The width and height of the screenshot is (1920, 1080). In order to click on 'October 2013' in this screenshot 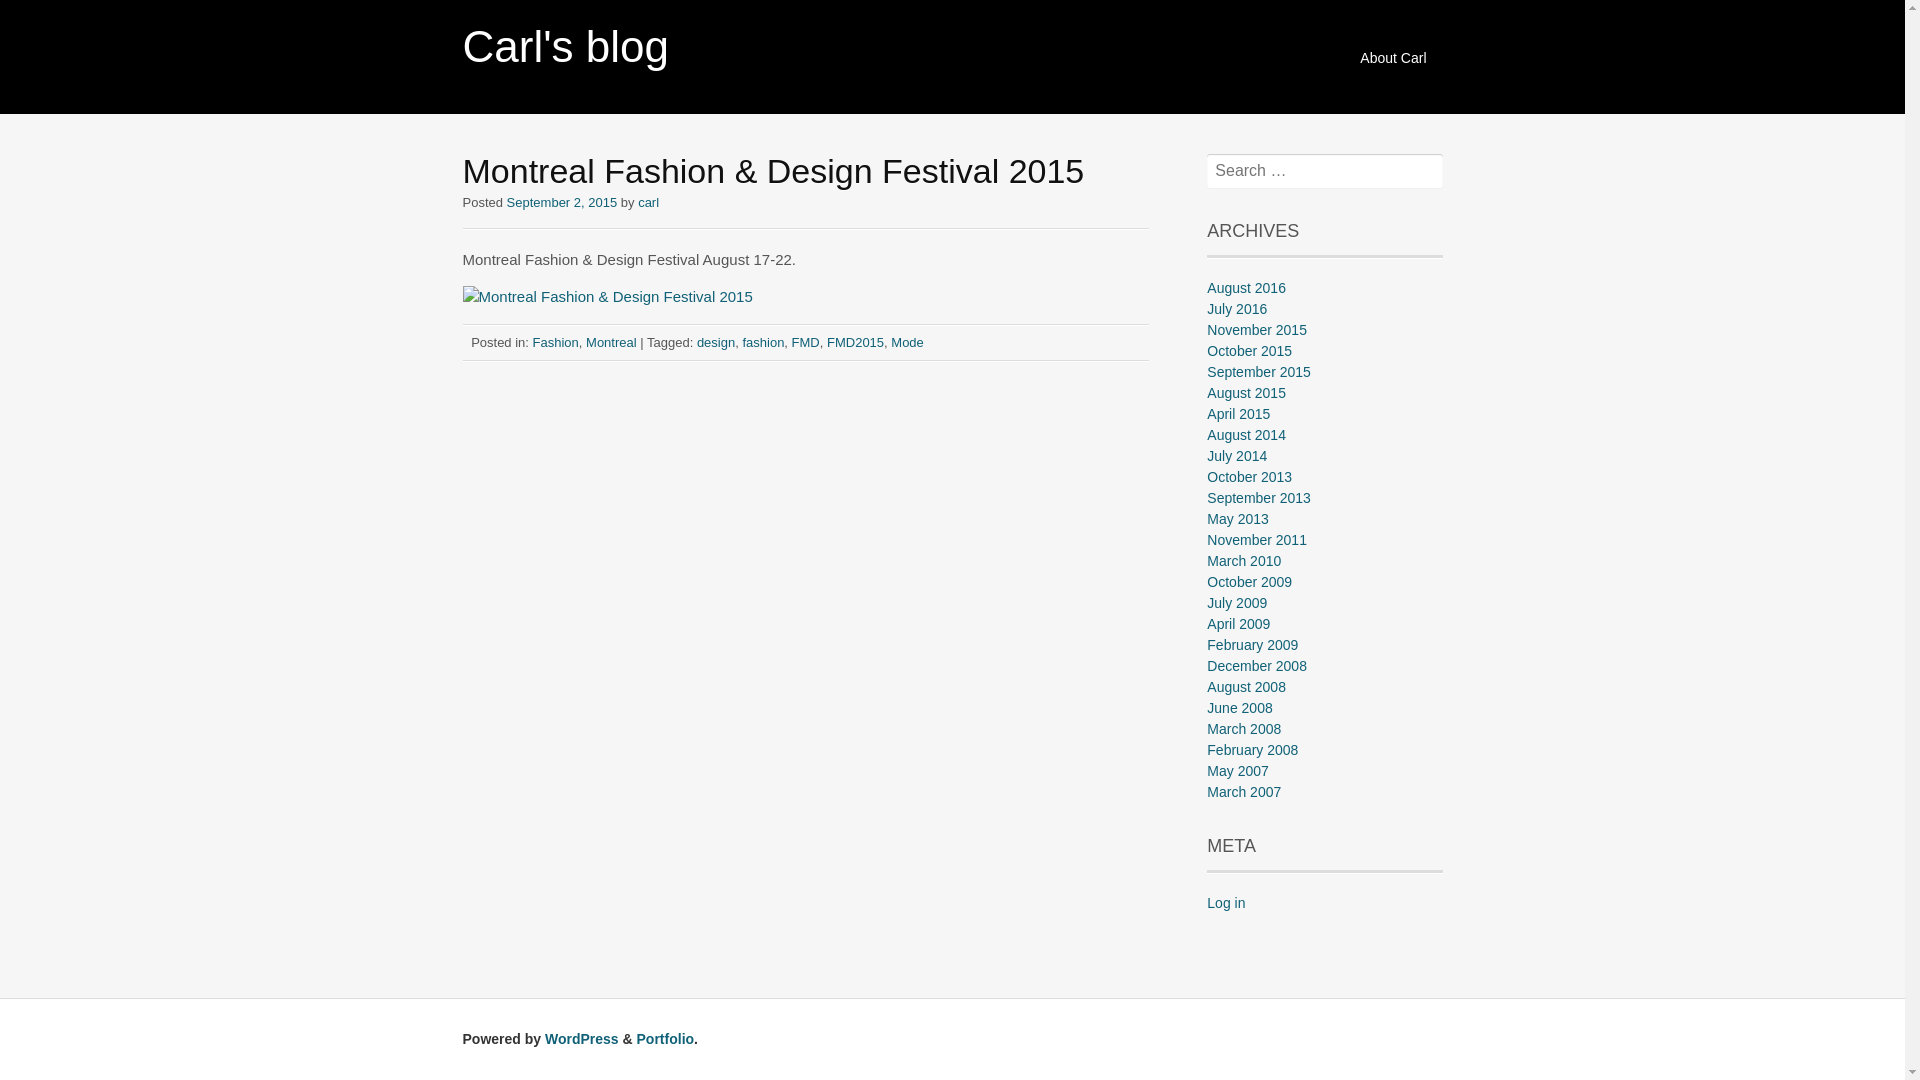, I will do `click(1248, 477)`.